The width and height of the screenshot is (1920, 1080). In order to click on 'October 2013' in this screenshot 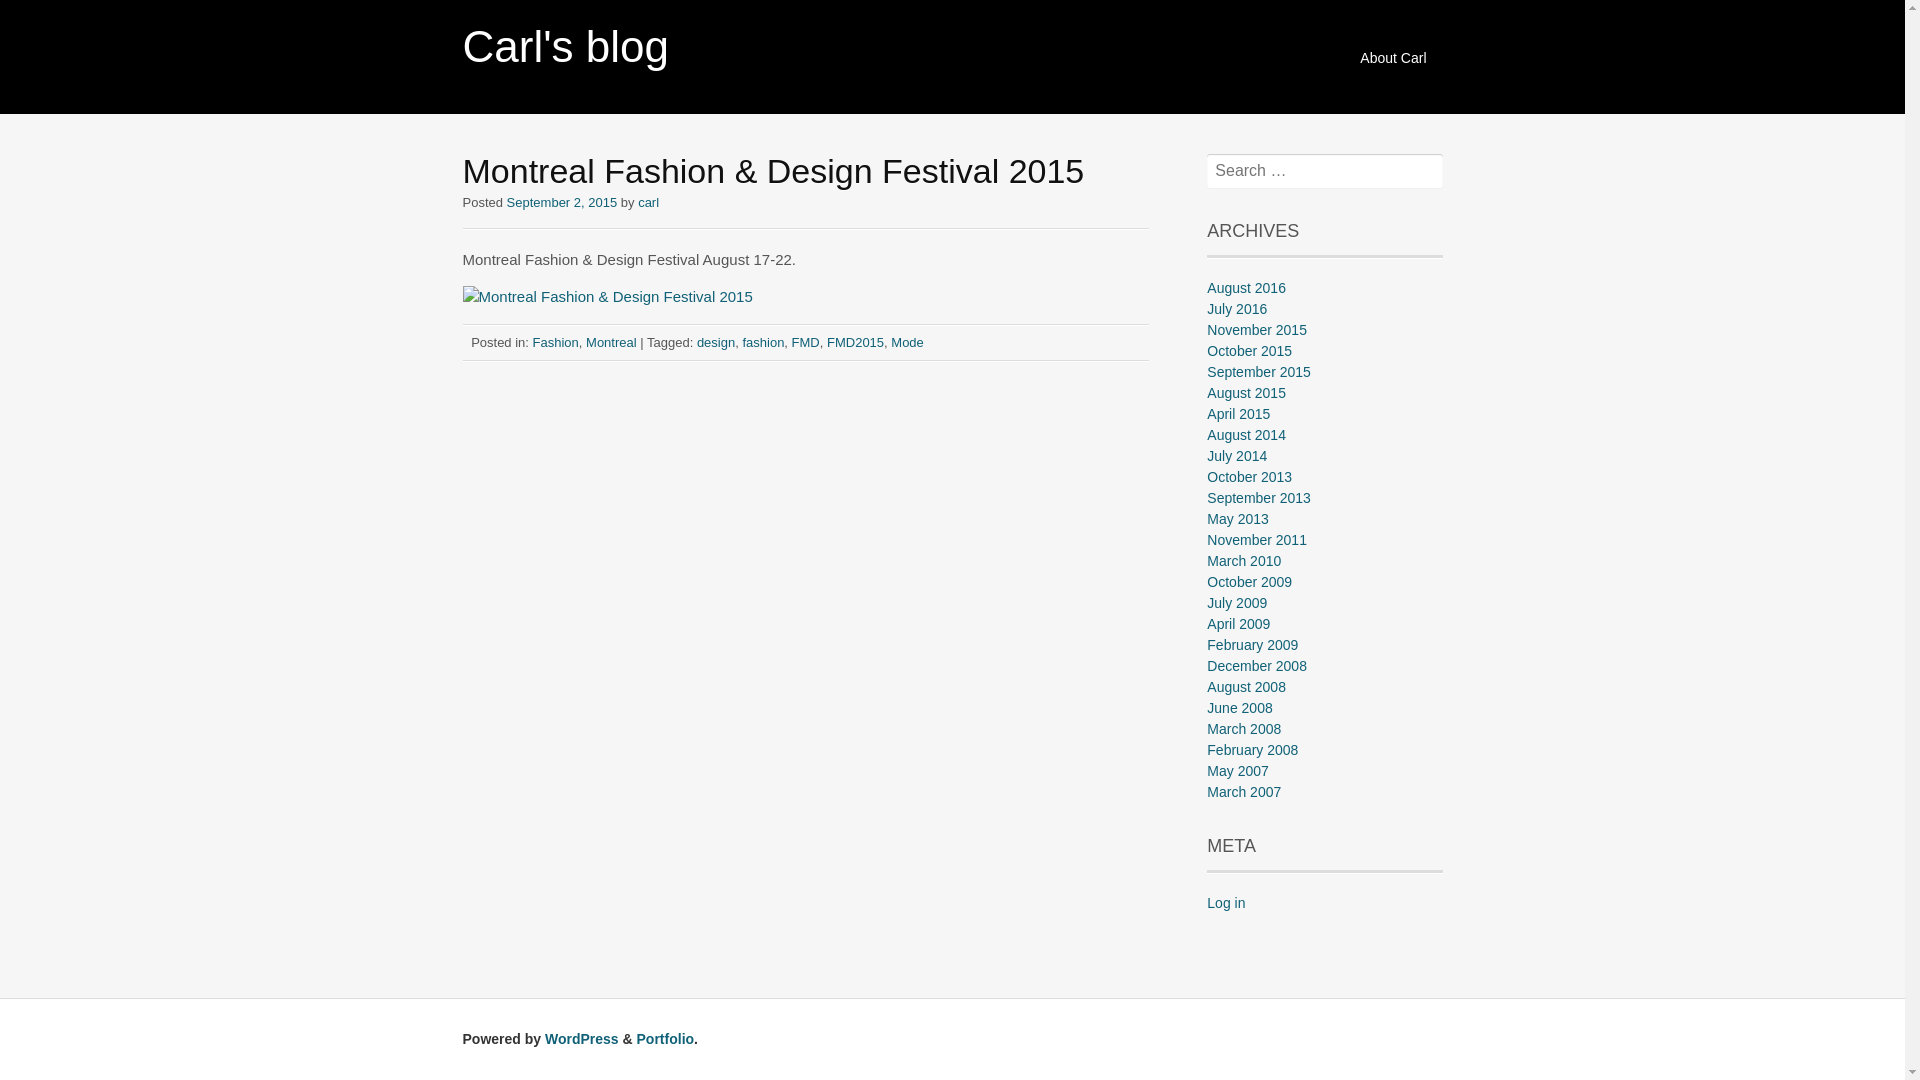, I will do `click(1248, 477)`.